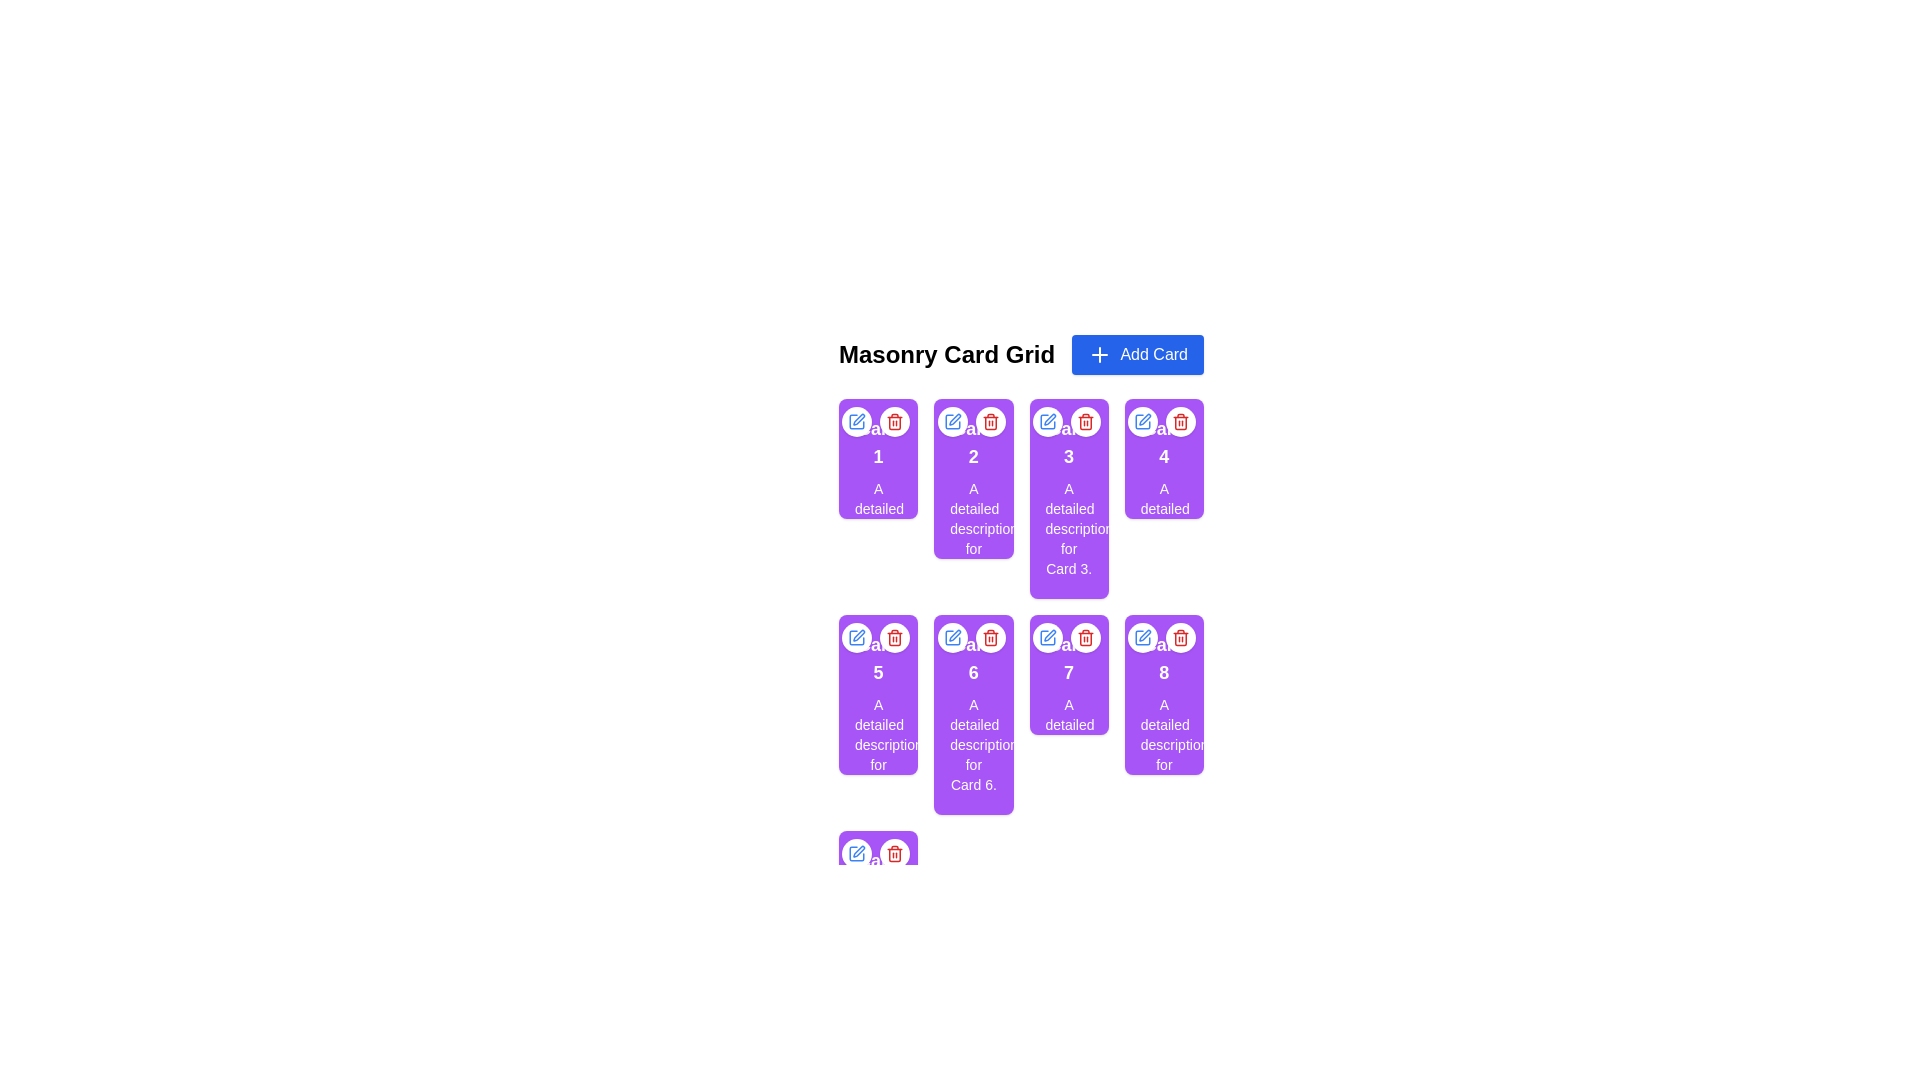 The width and height of the screenshot is (1920, 1080). I want to click on the red trash bin icon button located at the top-right corner of the card, so click(894, 637).